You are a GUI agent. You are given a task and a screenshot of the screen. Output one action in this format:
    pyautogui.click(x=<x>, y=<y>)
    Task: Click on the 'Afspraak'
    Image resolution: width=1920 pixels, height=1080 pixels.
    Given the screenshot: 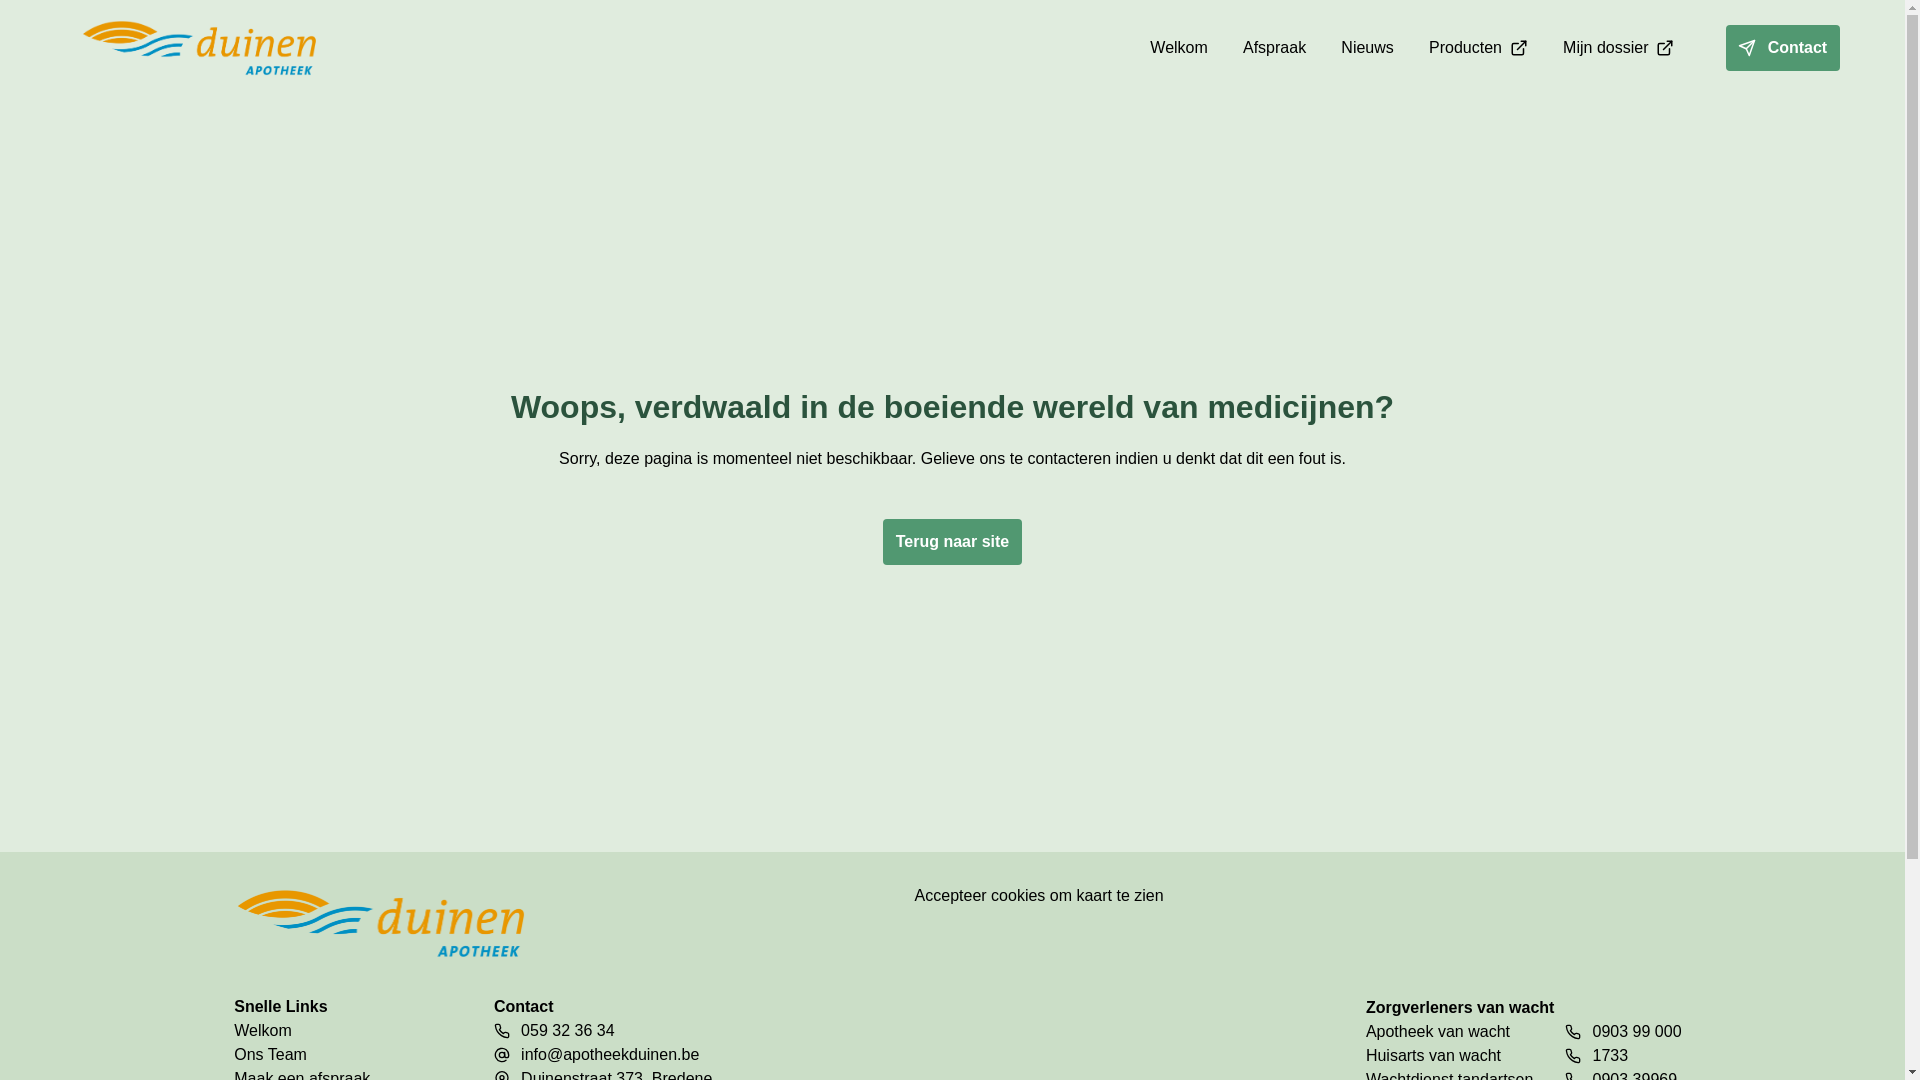 What is the action you would take?
    pyautogui.click(x=1226, y=46)
    